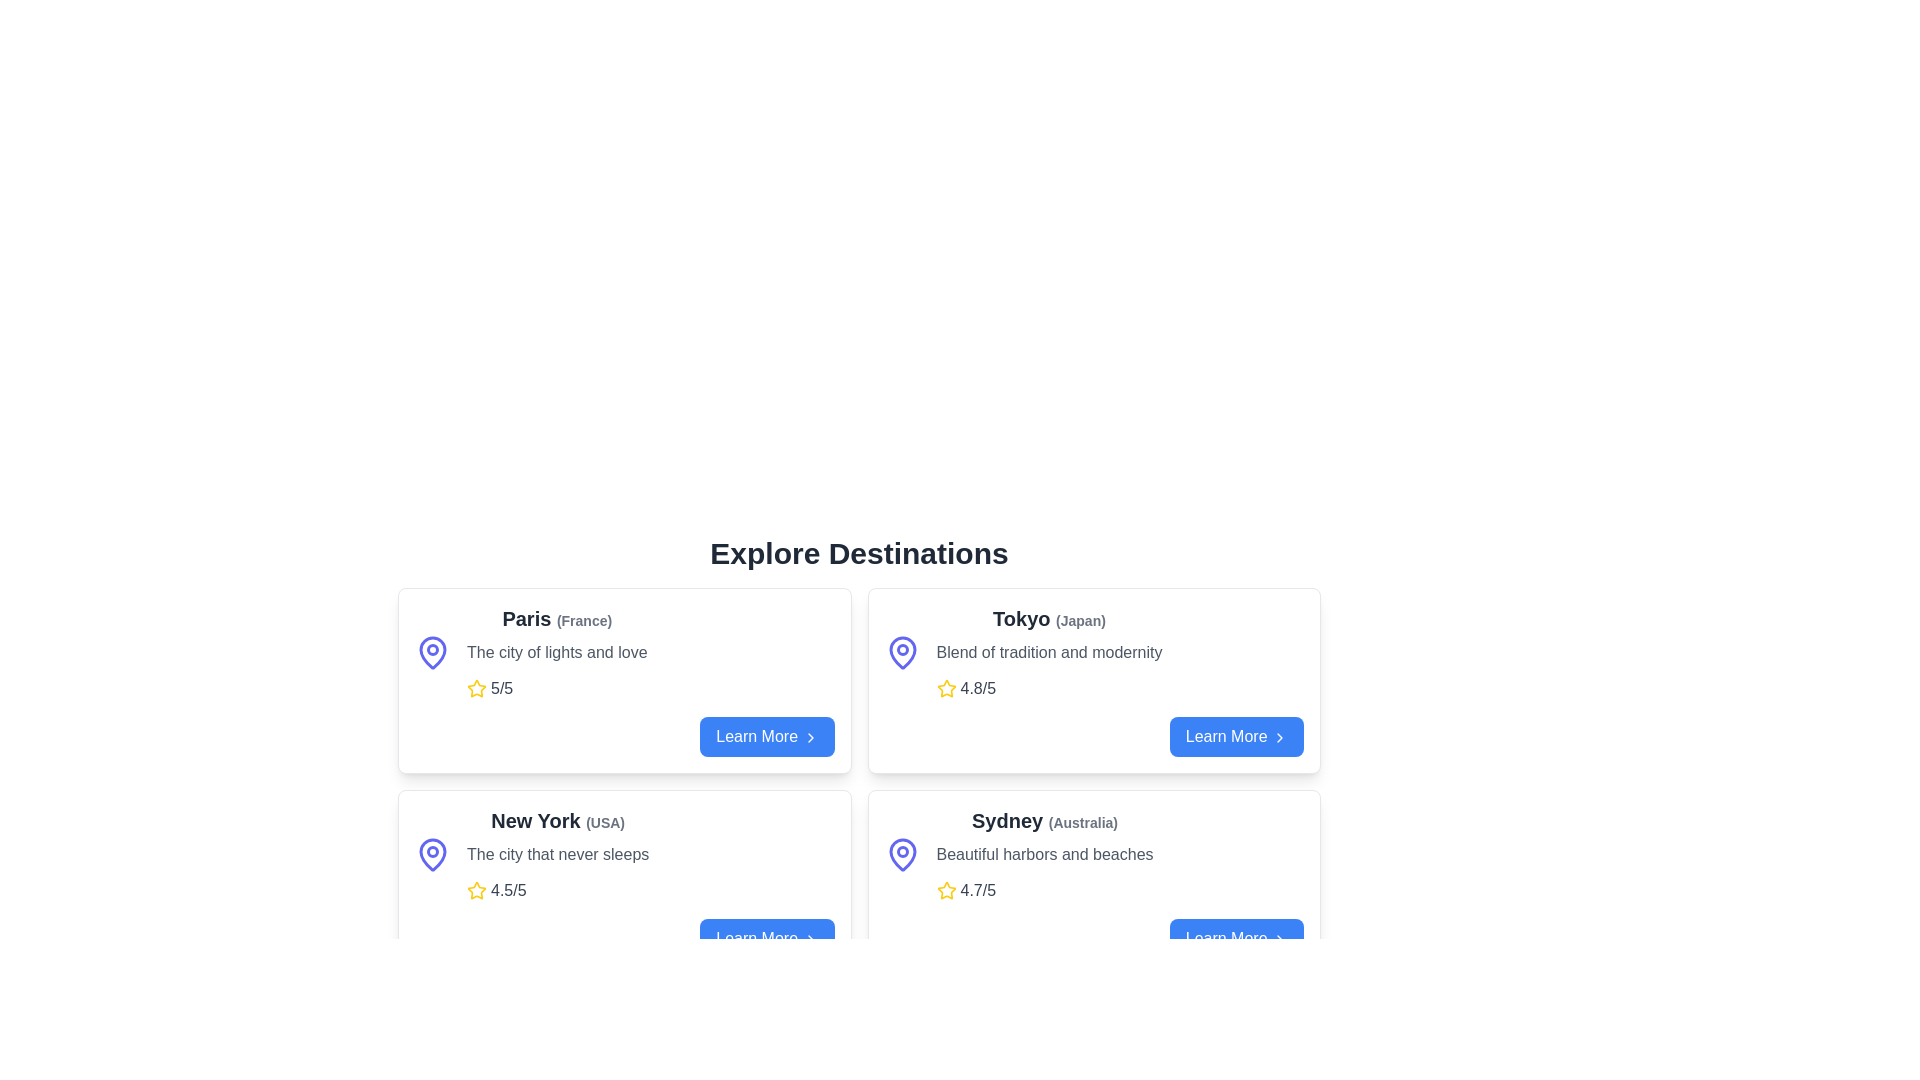 The image size is (1920, 1080). What do you see at coordinates (901, 652) in the screenshot?
I see `the icon located at the leftmost side of the Tokyo information card, positioned above the text 'Tokyo (Japan)' and 'Blend of tradition and modernity'` at bounding box center [901, 652].